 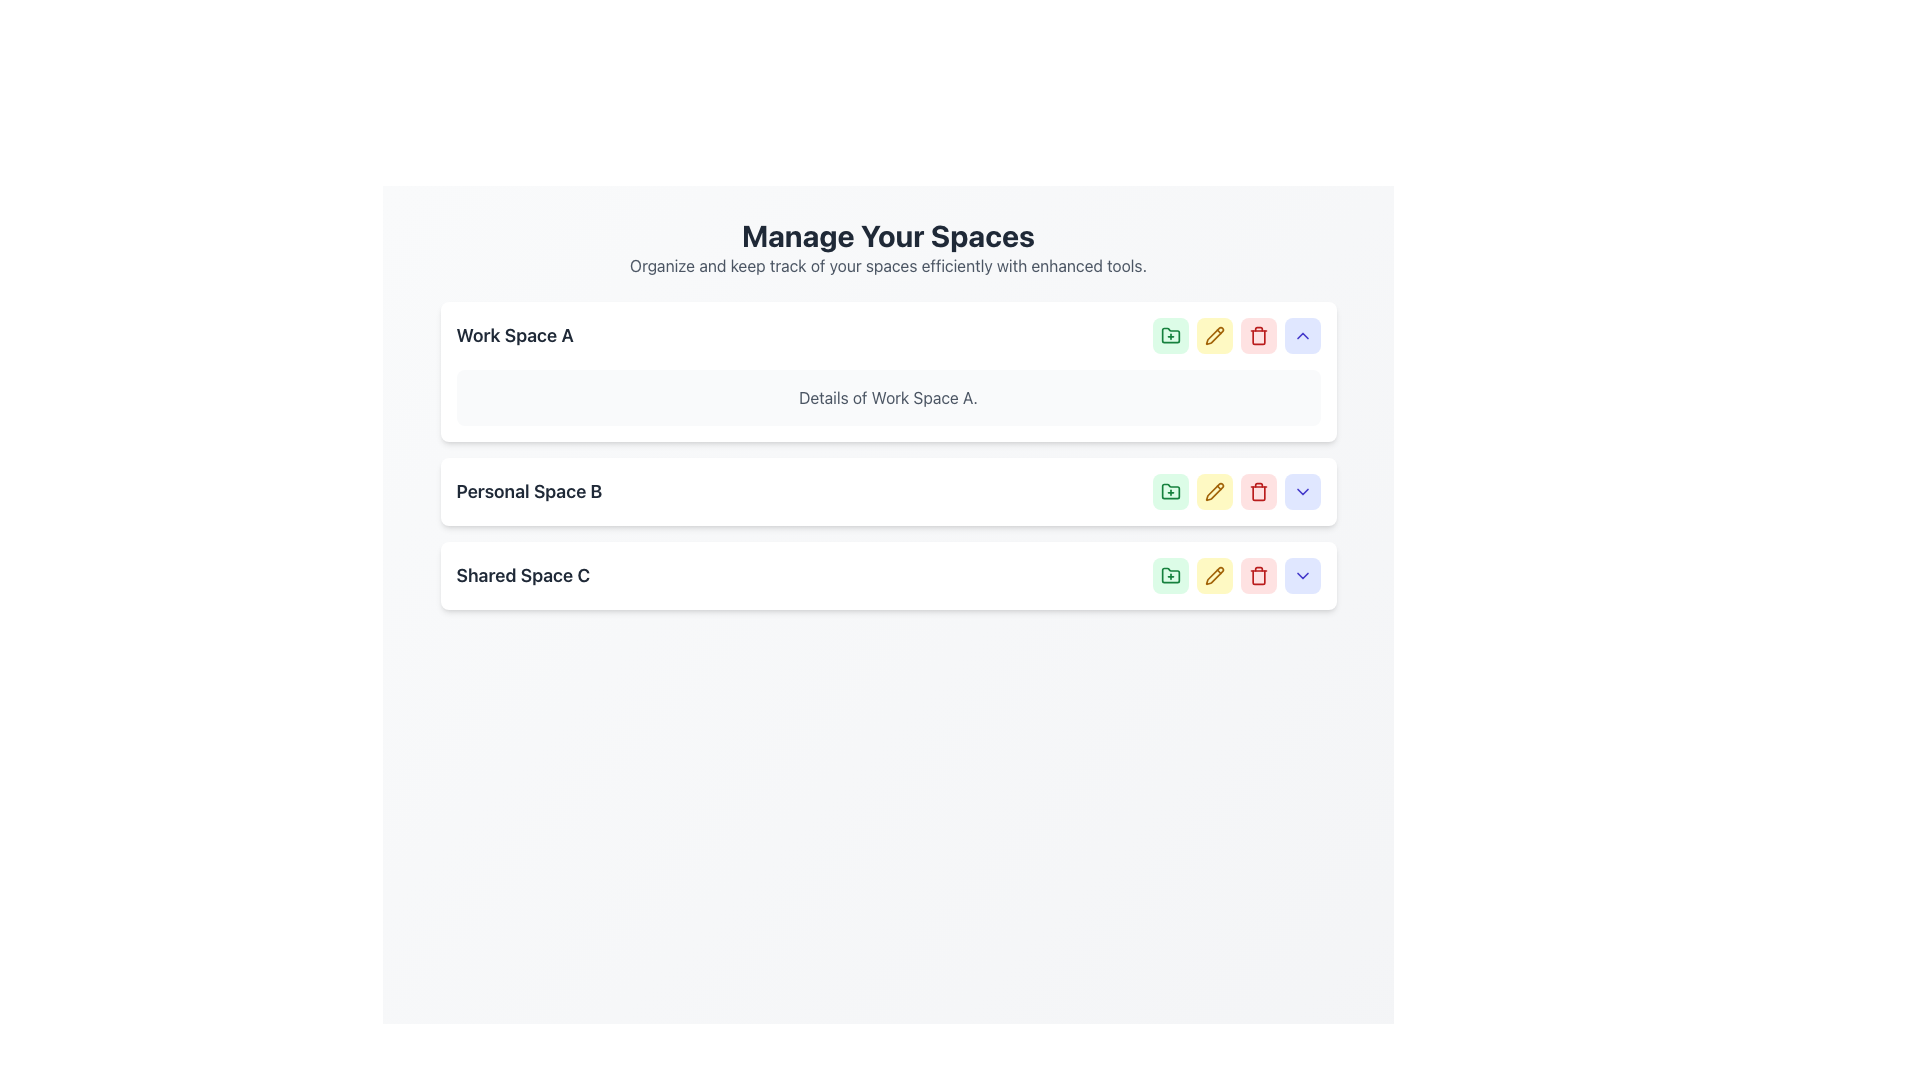 What do you see at coordinates (1170, 334) in the screenshot?
I see `the folder icon with a smaller symbol located in the top-right corner of the controls for 'Work Space A'` at bounding box center [1170, 334].